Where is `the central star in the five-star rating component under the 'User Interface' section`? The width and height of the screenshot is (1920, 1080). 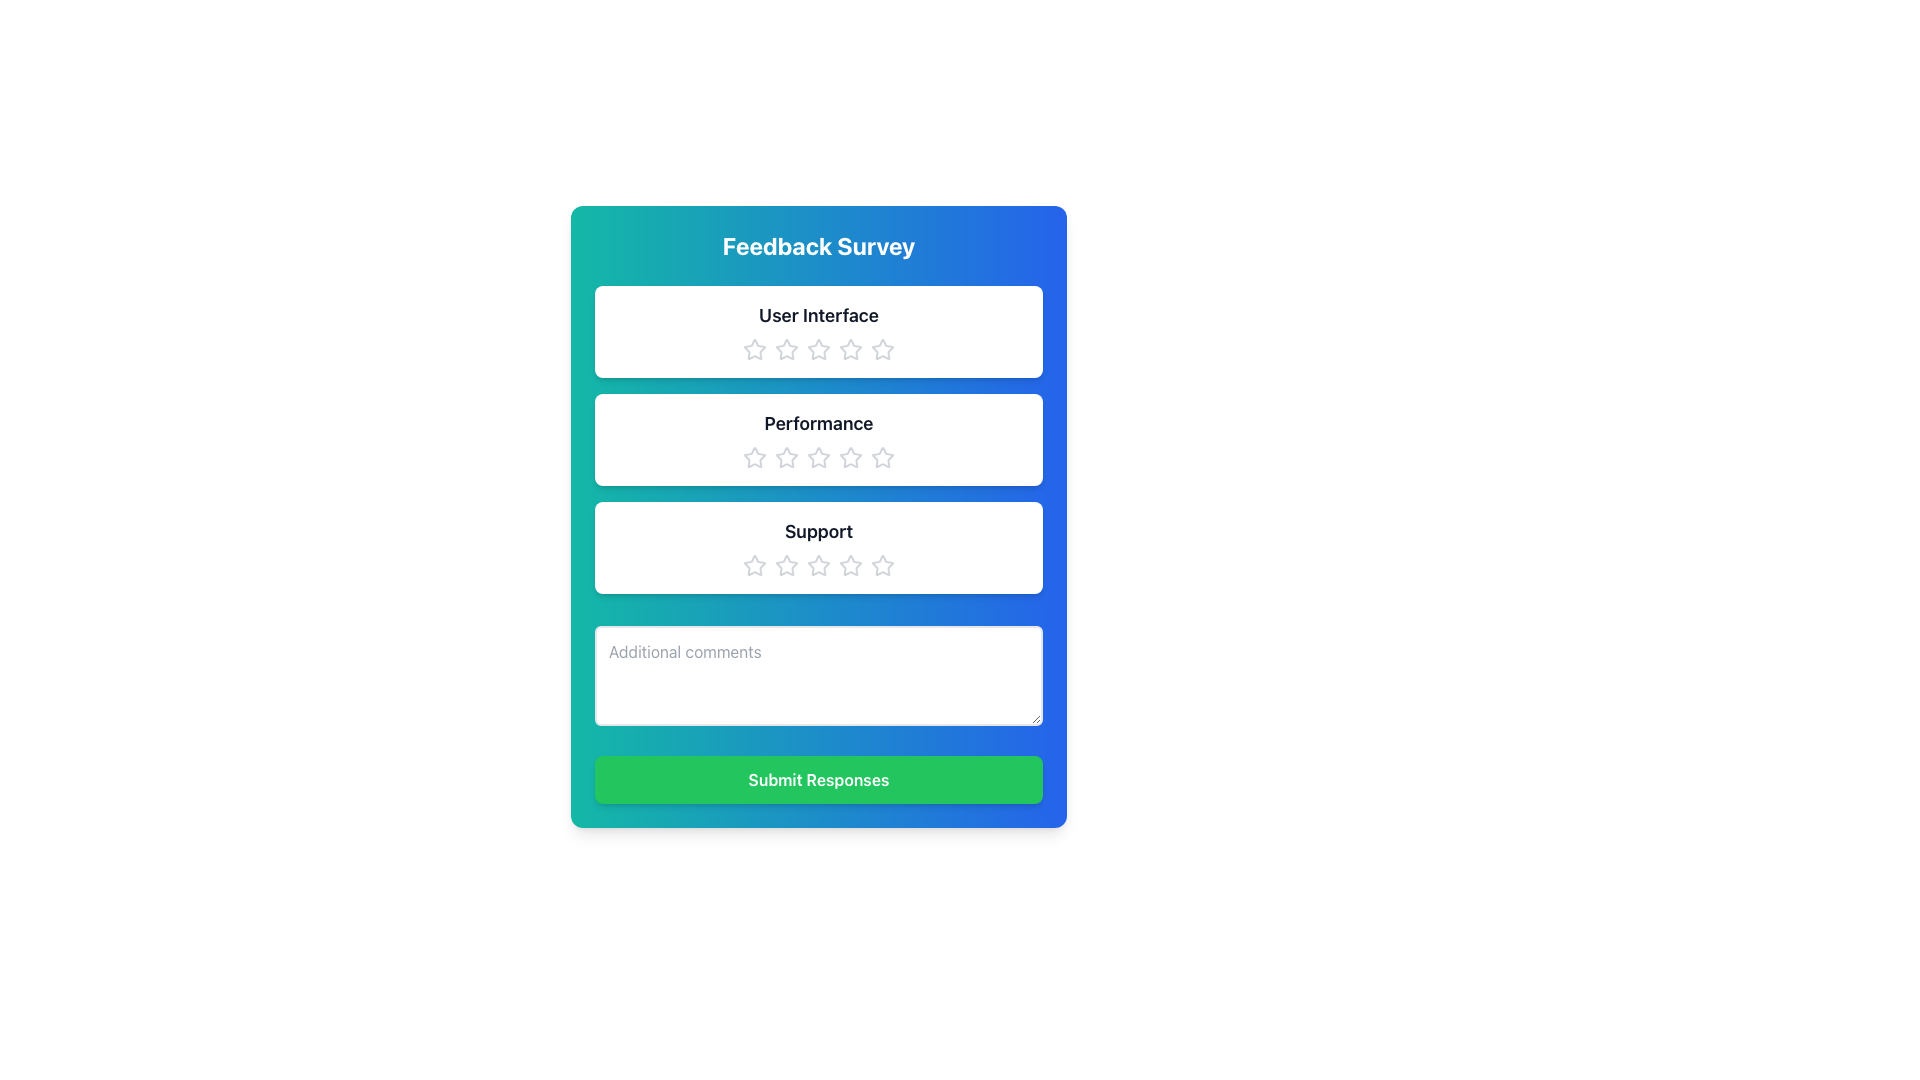 the central star in the five-star rating component under the 'User Interface' section is located at coordinates (819, 349).